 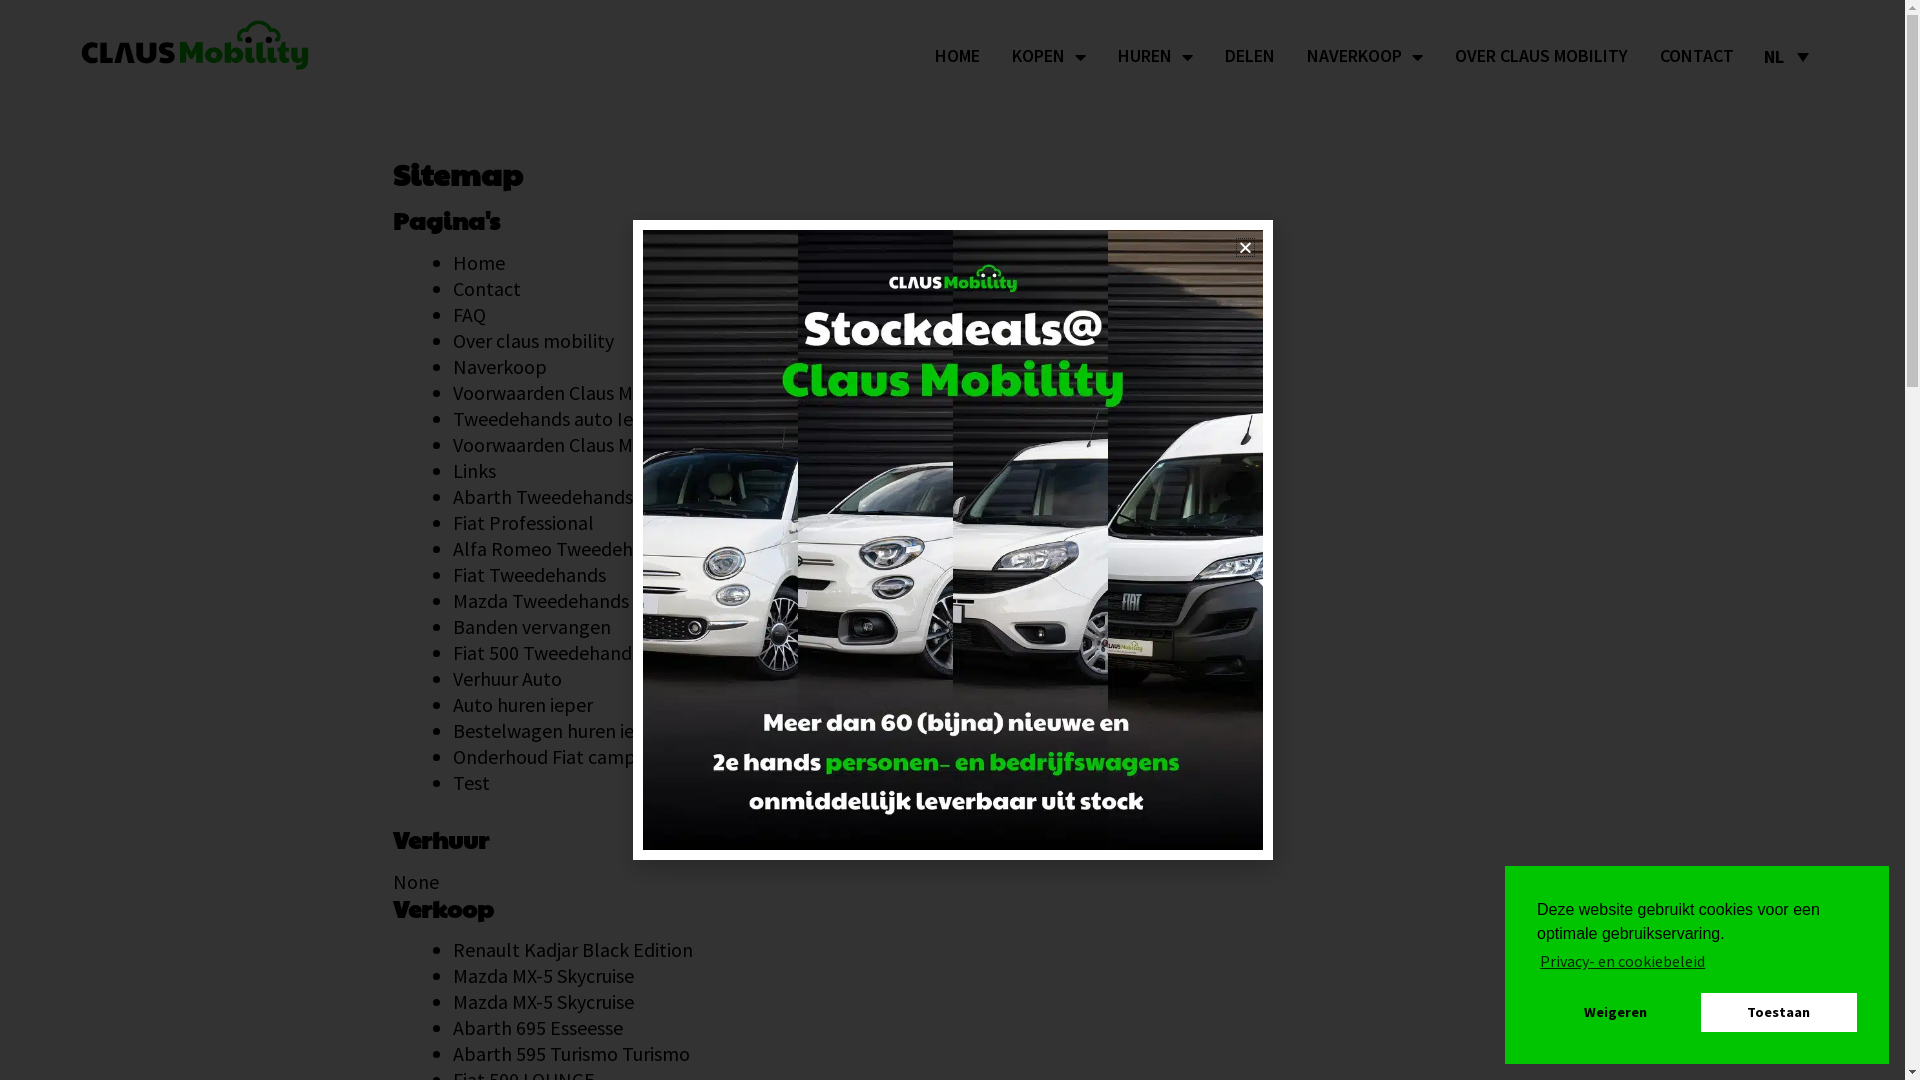 I want to click on 'FAQ', so click(x=467, y=314).